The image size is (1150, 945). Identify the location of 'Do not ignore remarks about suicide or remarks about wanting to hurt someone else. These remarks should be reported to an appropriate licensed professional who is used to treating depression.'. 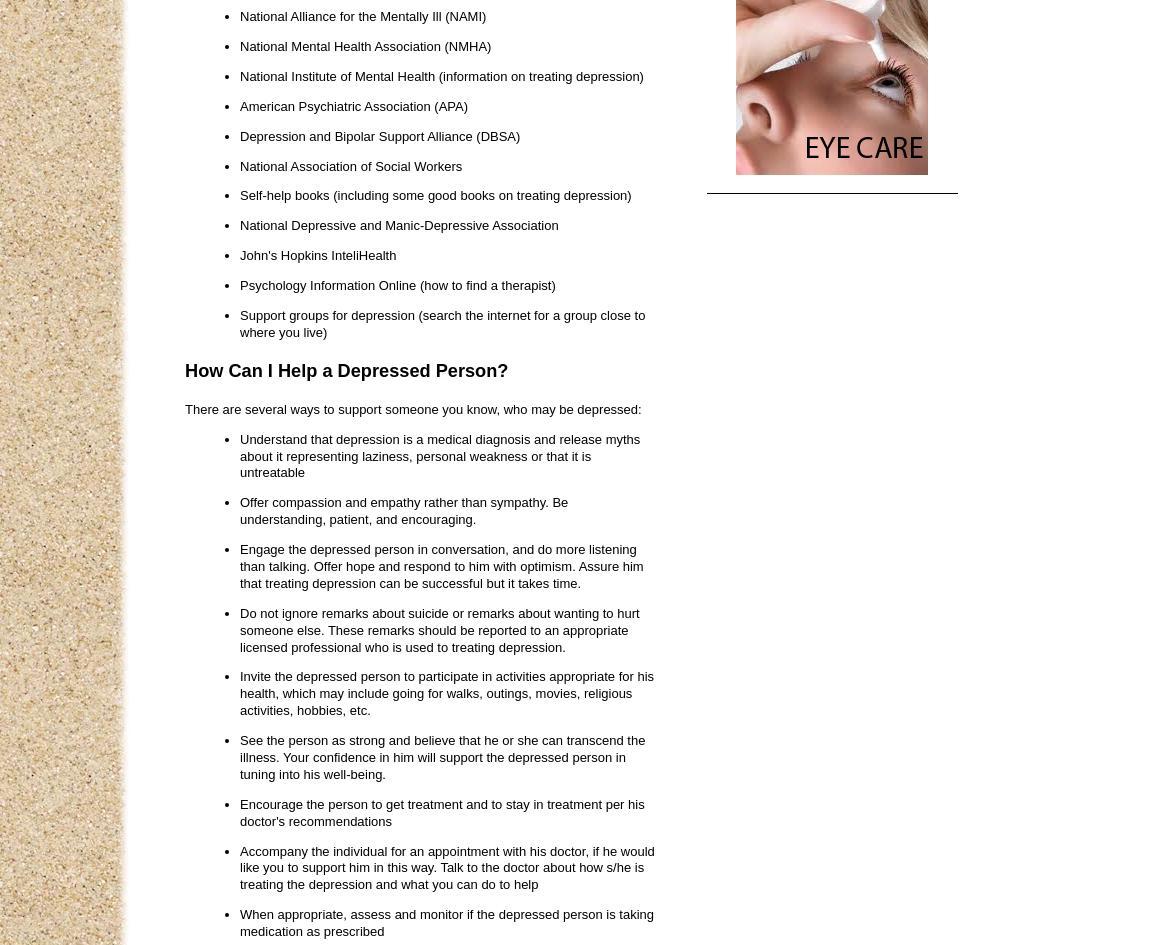
(439, 628).